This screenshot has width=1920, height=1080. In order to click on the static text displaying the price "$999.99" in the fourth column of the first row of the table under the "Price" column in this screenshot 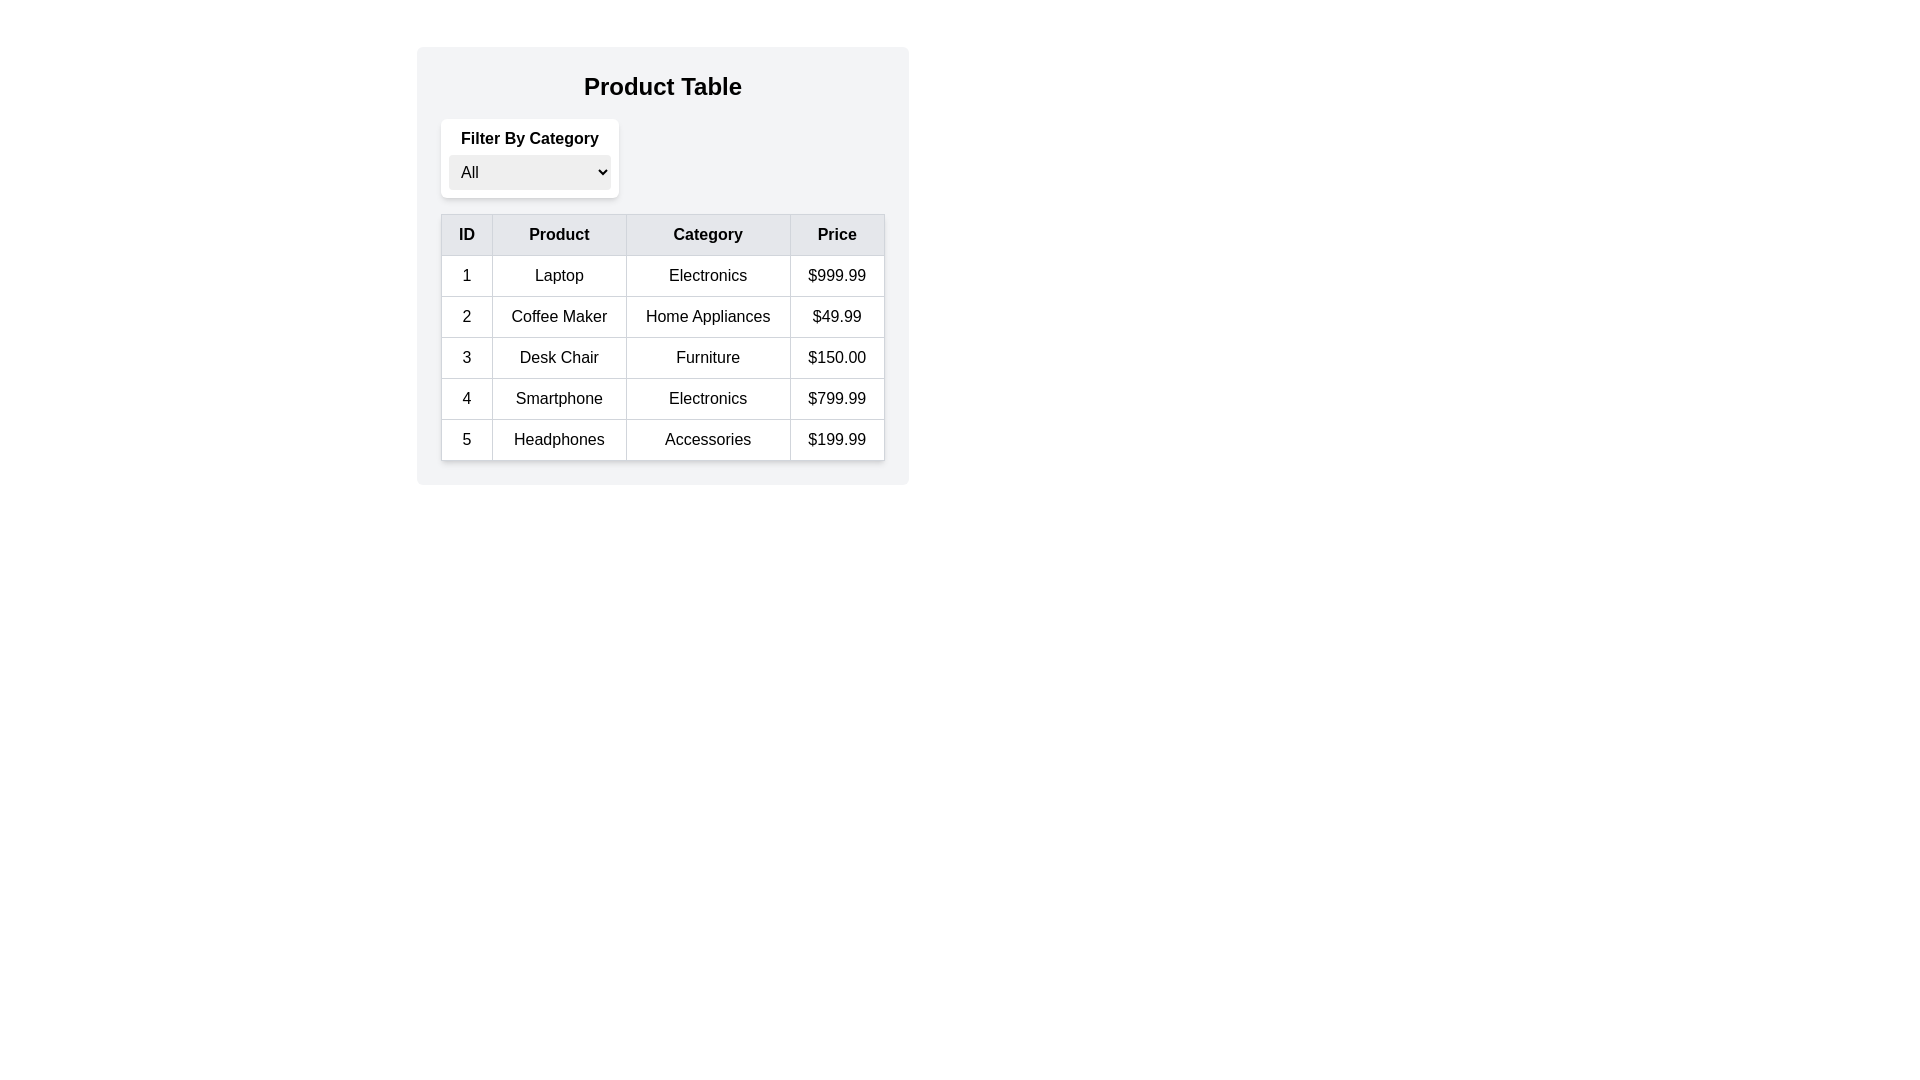, I will do `click(837, 276)`.